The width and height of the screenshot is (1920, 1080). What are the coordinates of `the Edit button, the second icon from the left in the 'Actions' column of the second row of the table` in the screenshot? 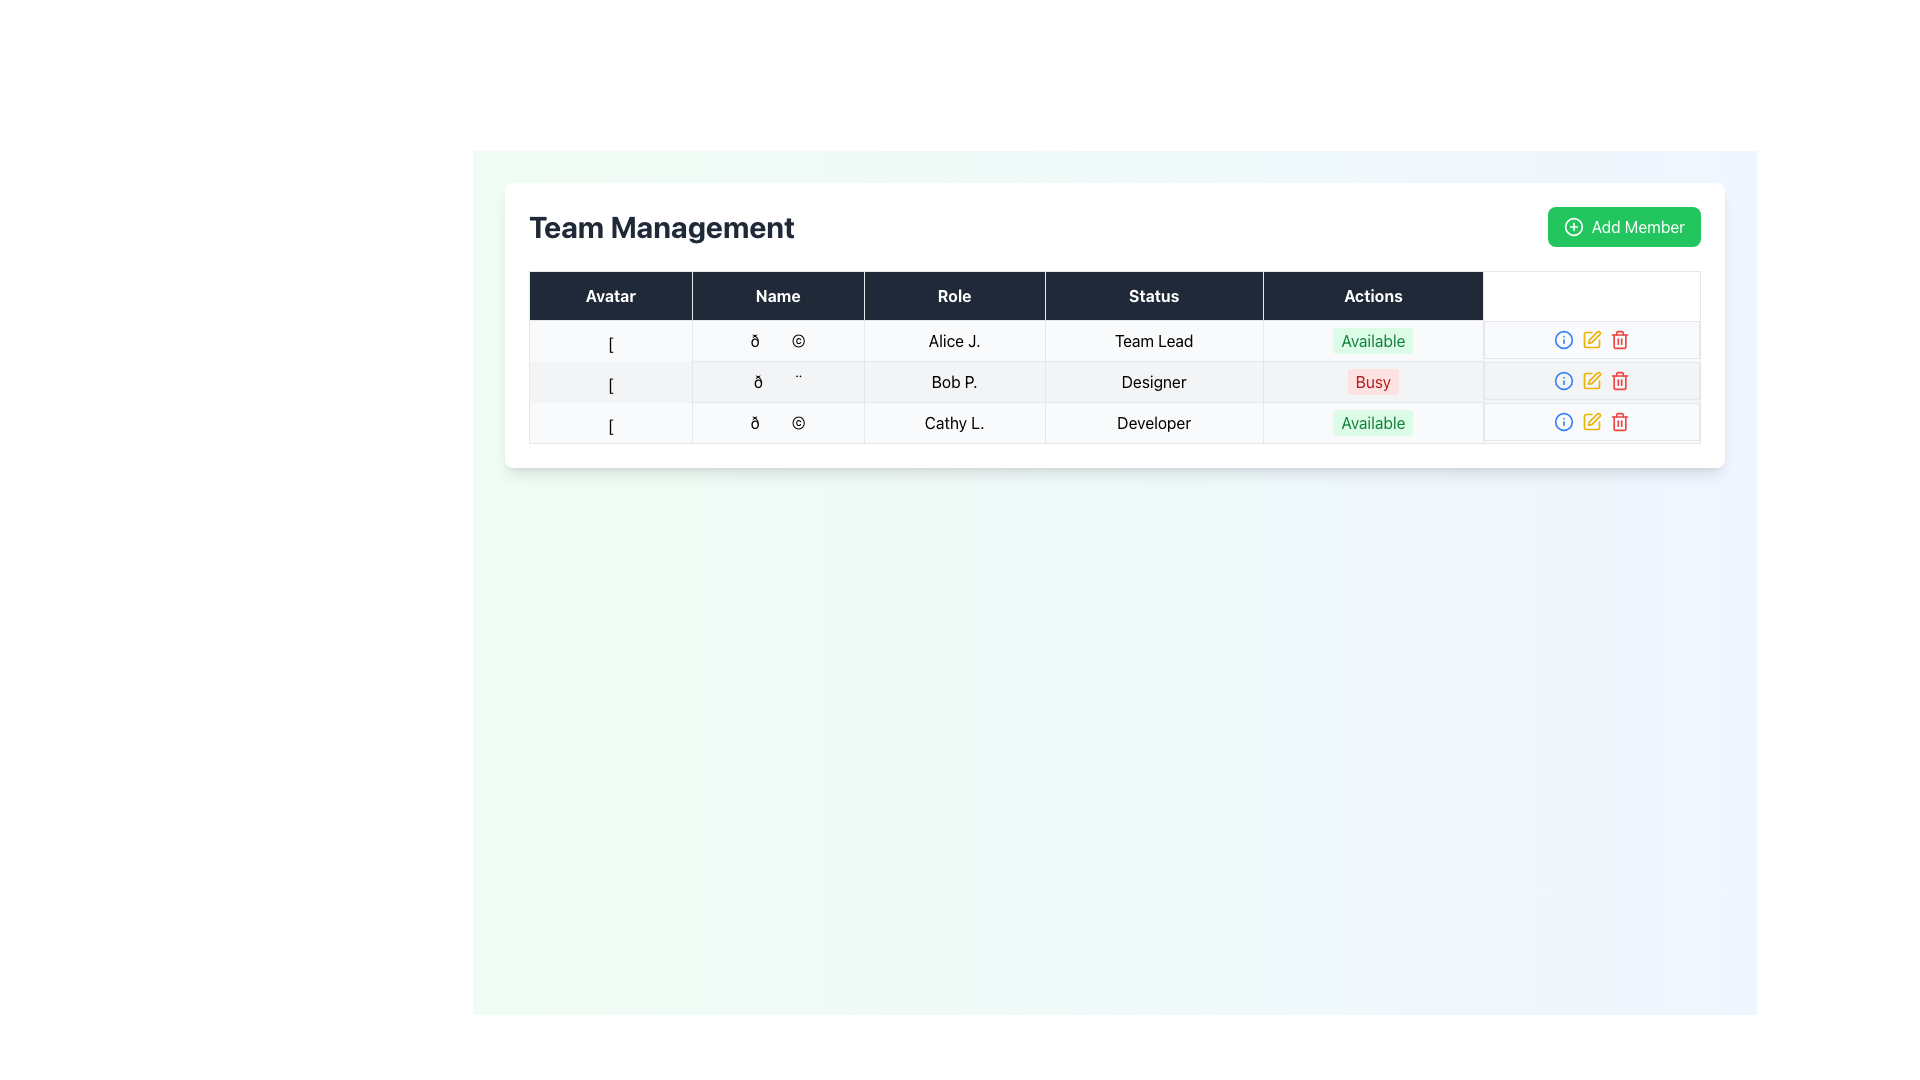 It's located at (1591, 380).